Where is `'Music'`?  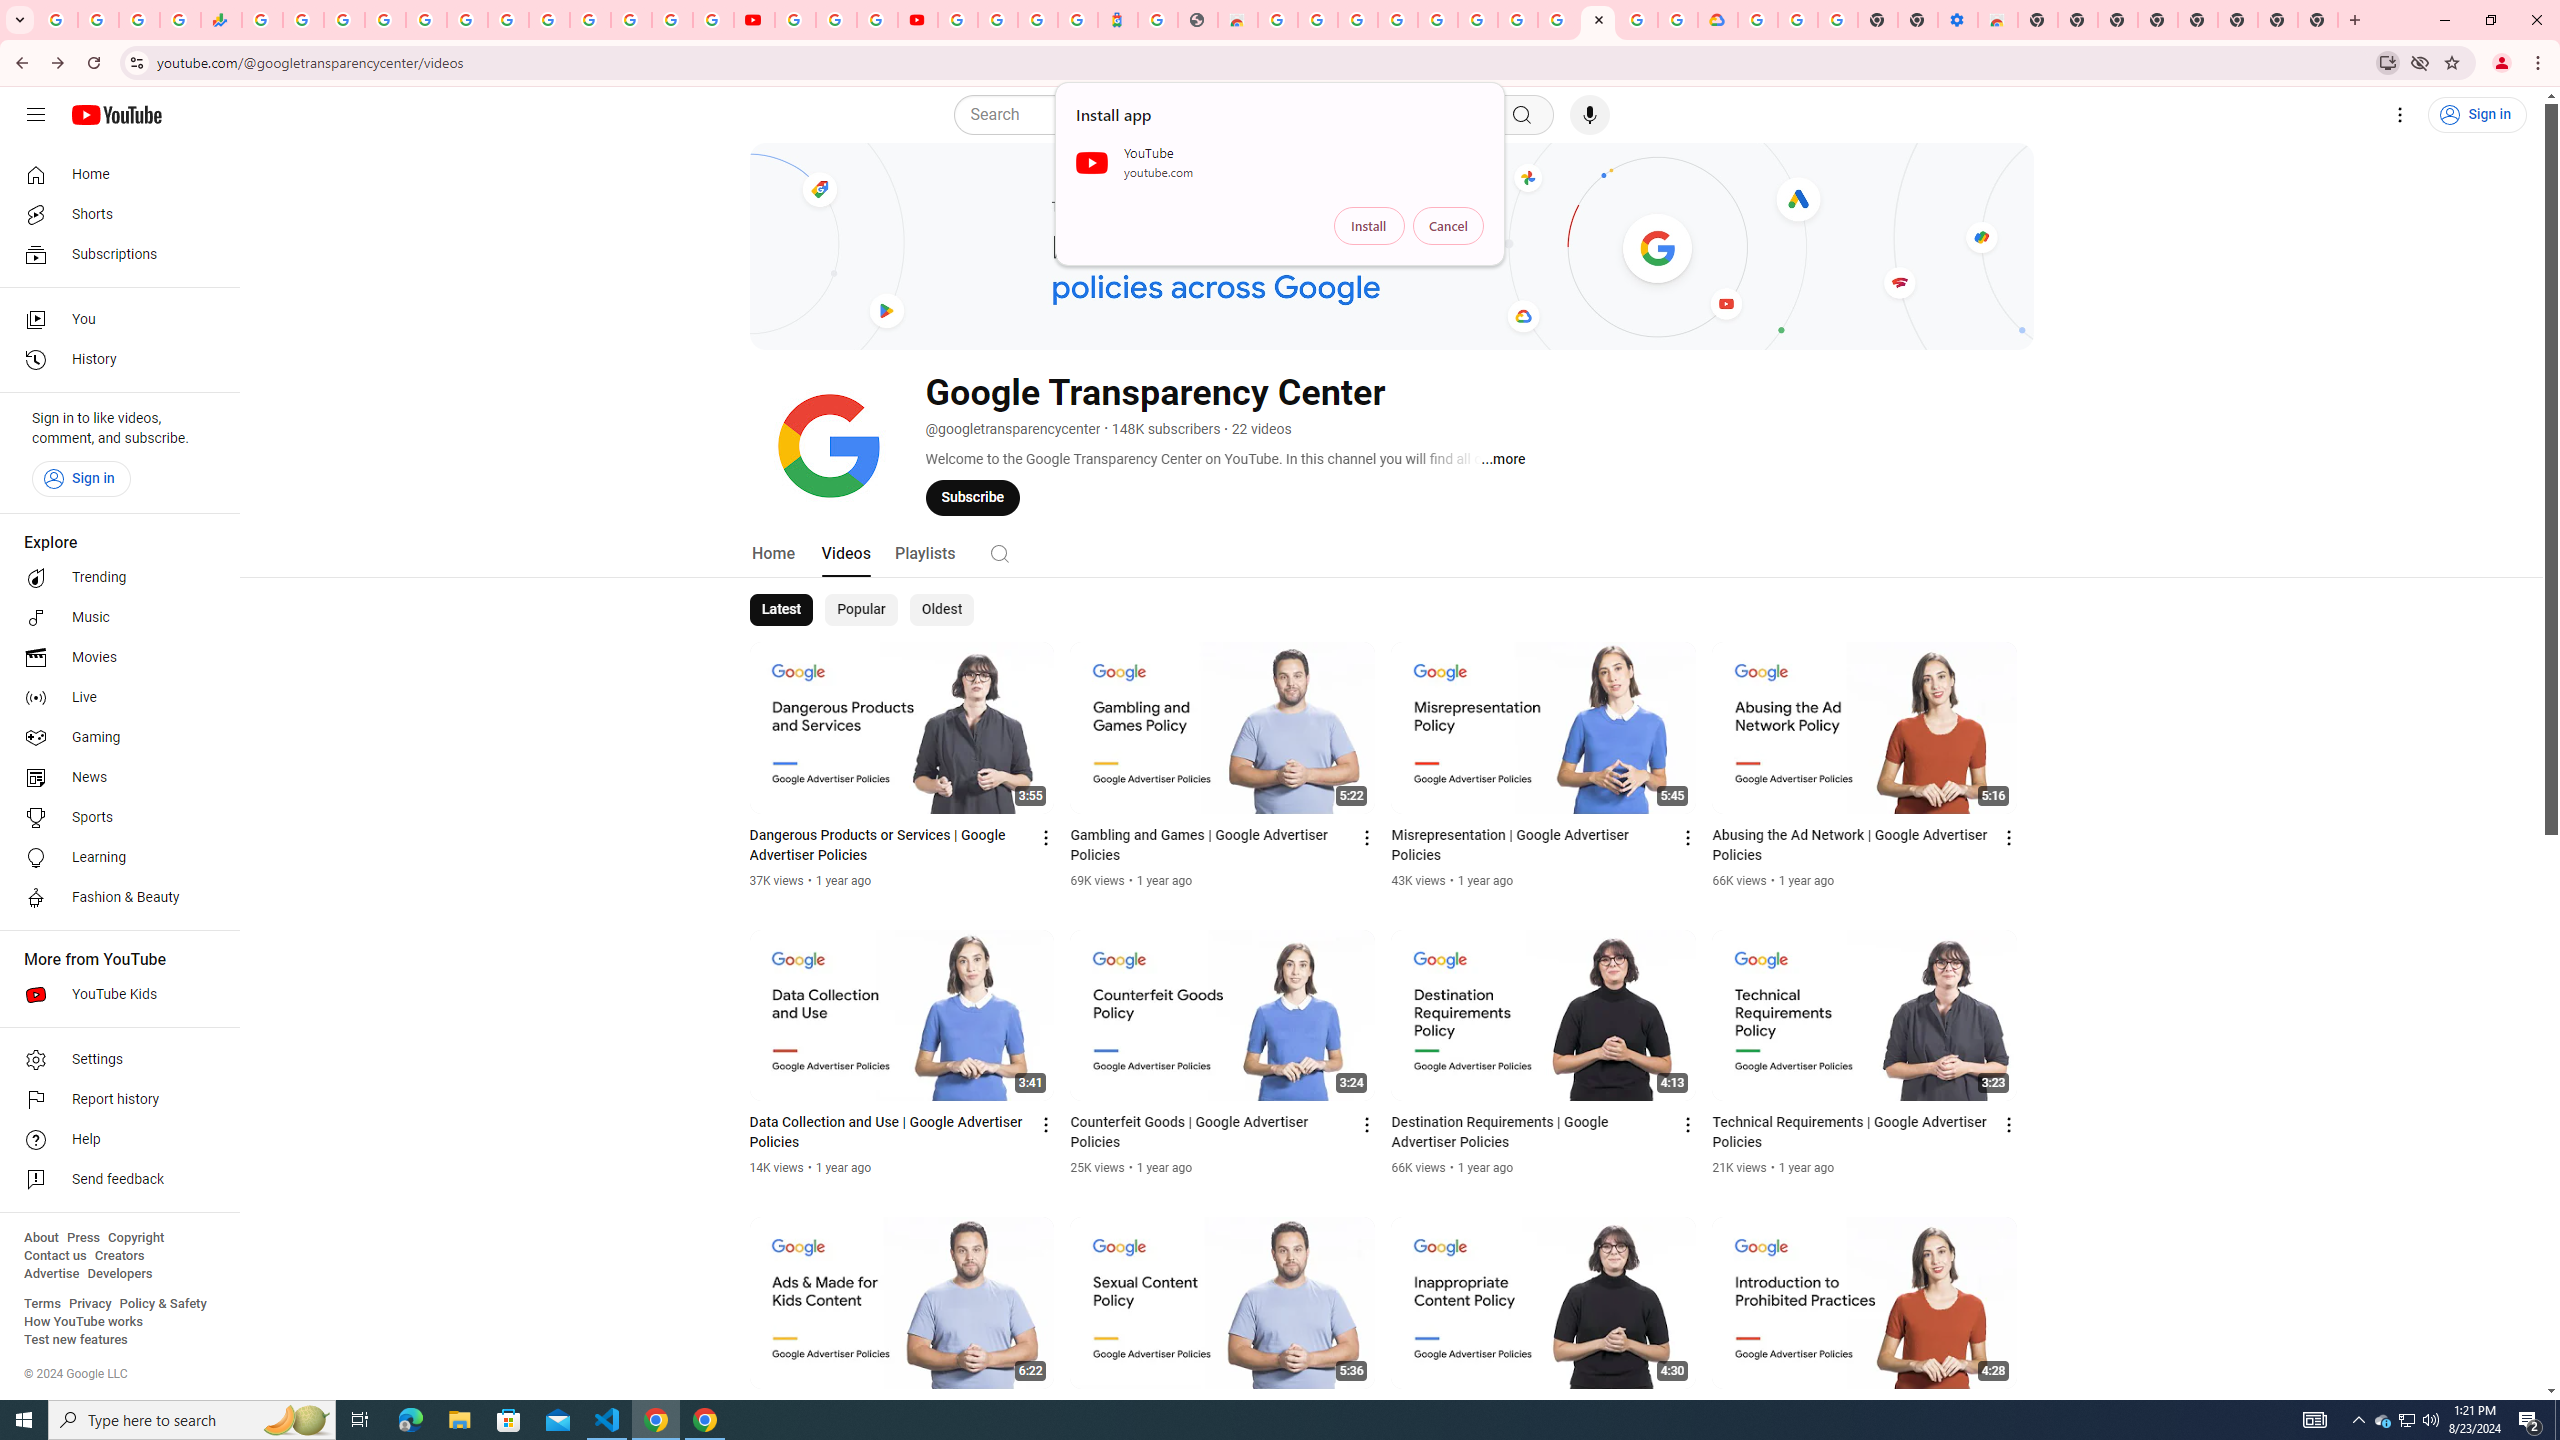
'Music' is located at coordinates (113, 616).